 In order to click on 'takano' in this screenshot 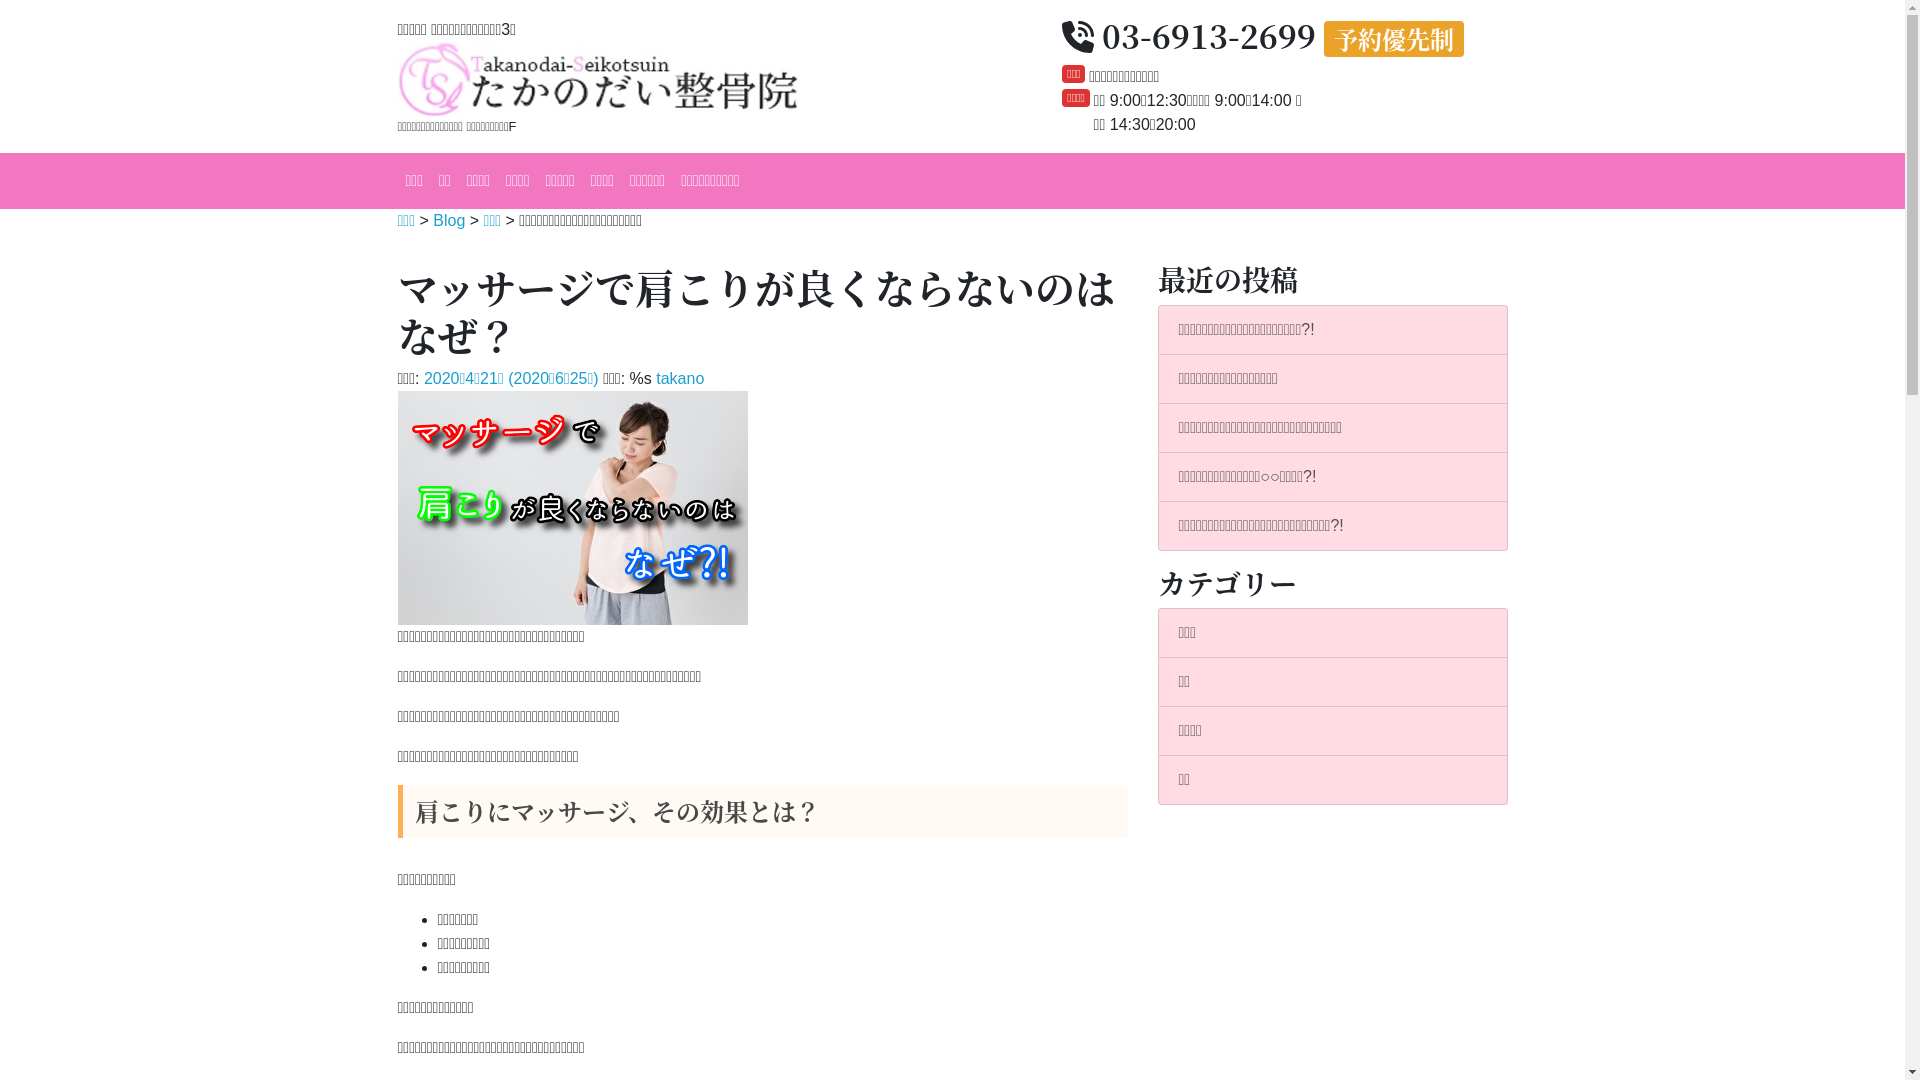, I will do `click(656, 378)`.